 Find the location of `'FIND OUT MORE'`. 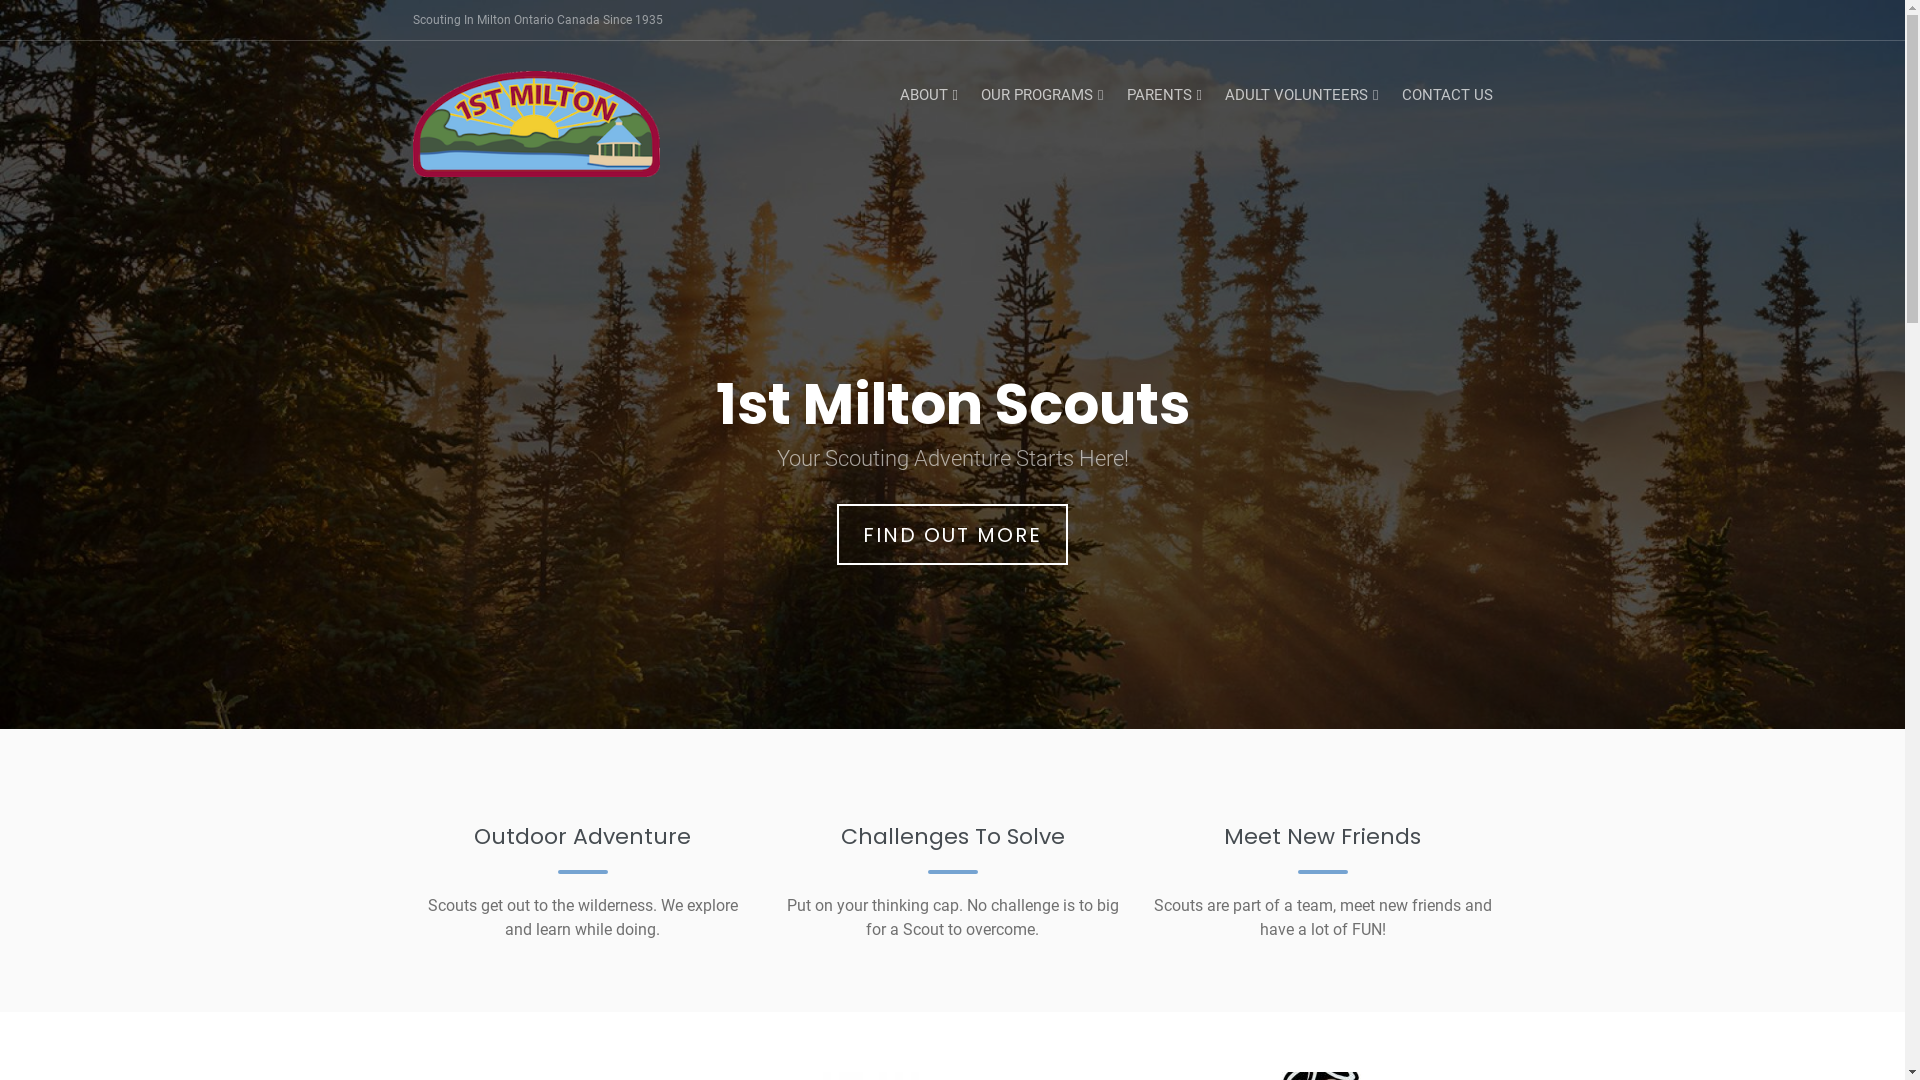

'FIND OUT MORE' is located at coordinates (836, 533).